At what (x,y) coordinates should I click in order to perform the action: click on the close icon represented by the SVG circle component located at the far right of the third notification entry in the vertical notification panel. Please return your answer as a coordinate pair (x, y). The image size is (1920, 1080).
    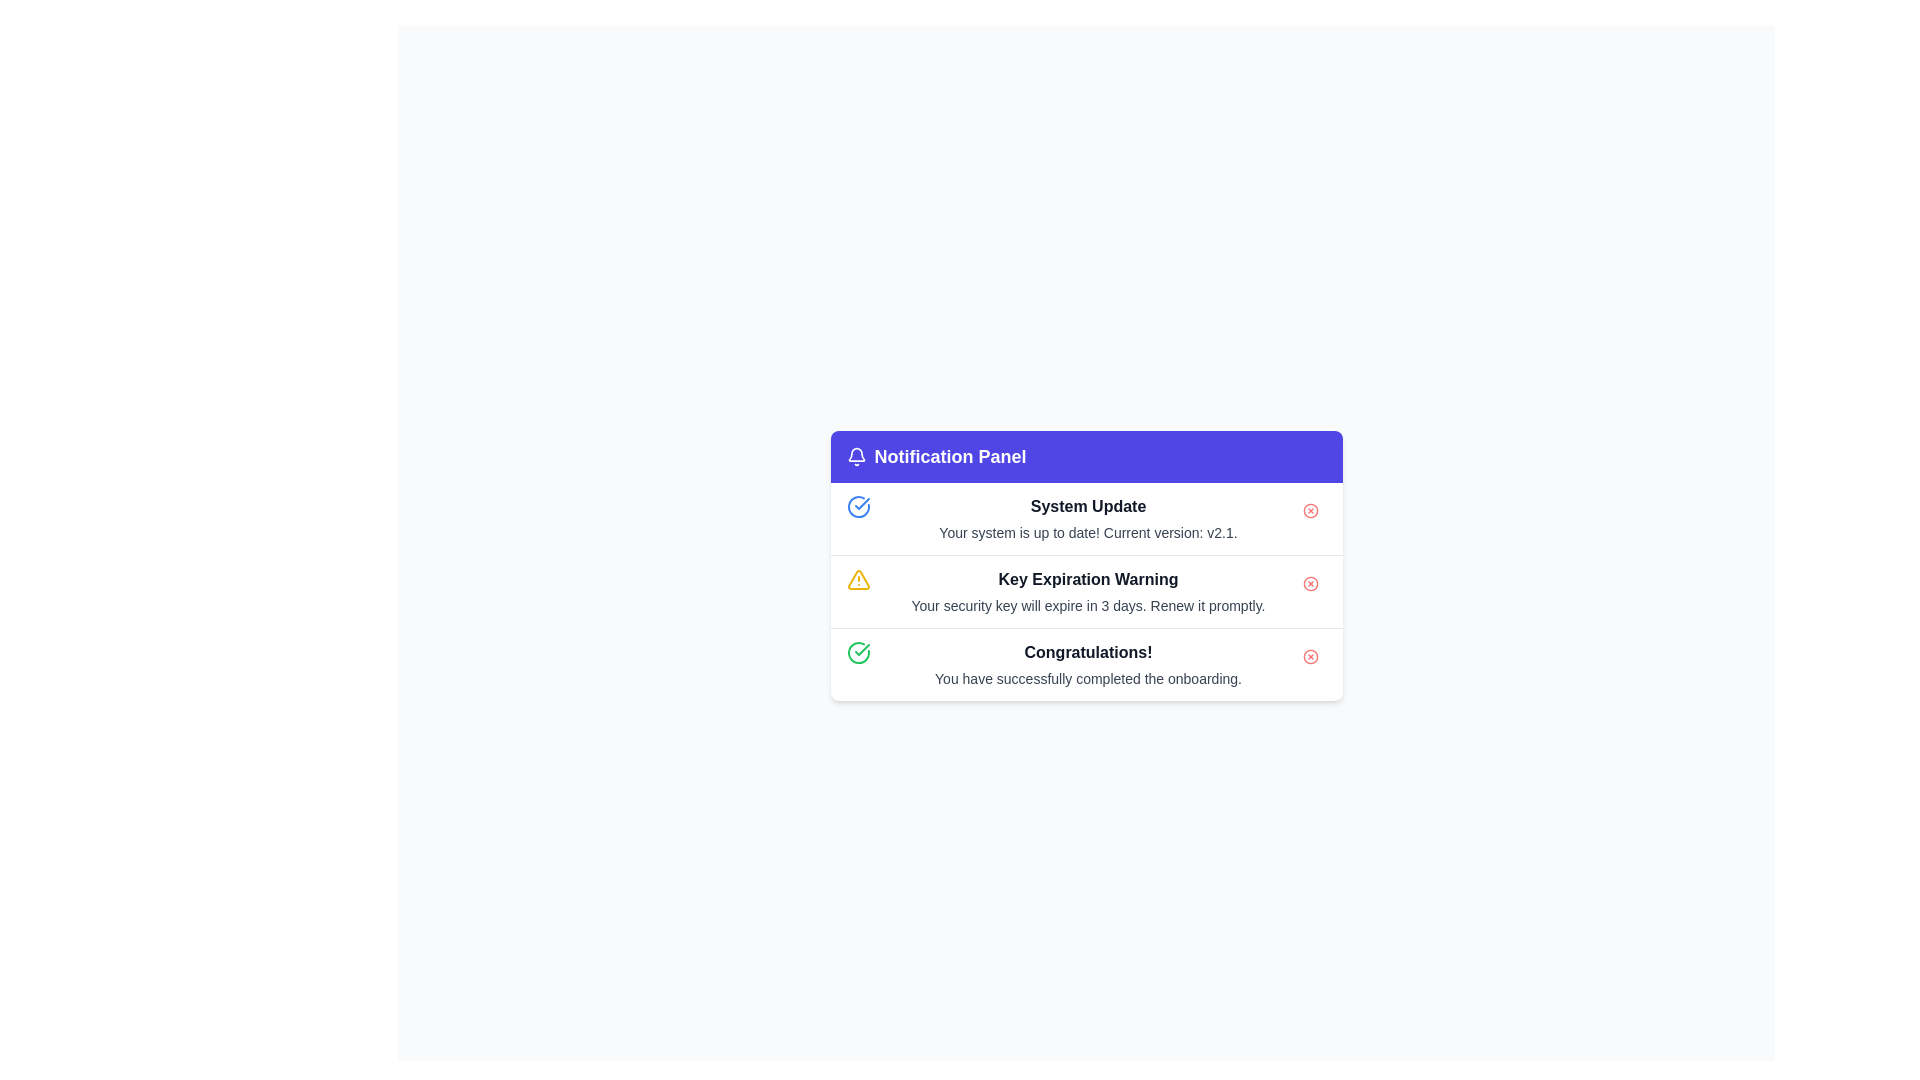
    Looking at the image, I should click on (1310, 583).